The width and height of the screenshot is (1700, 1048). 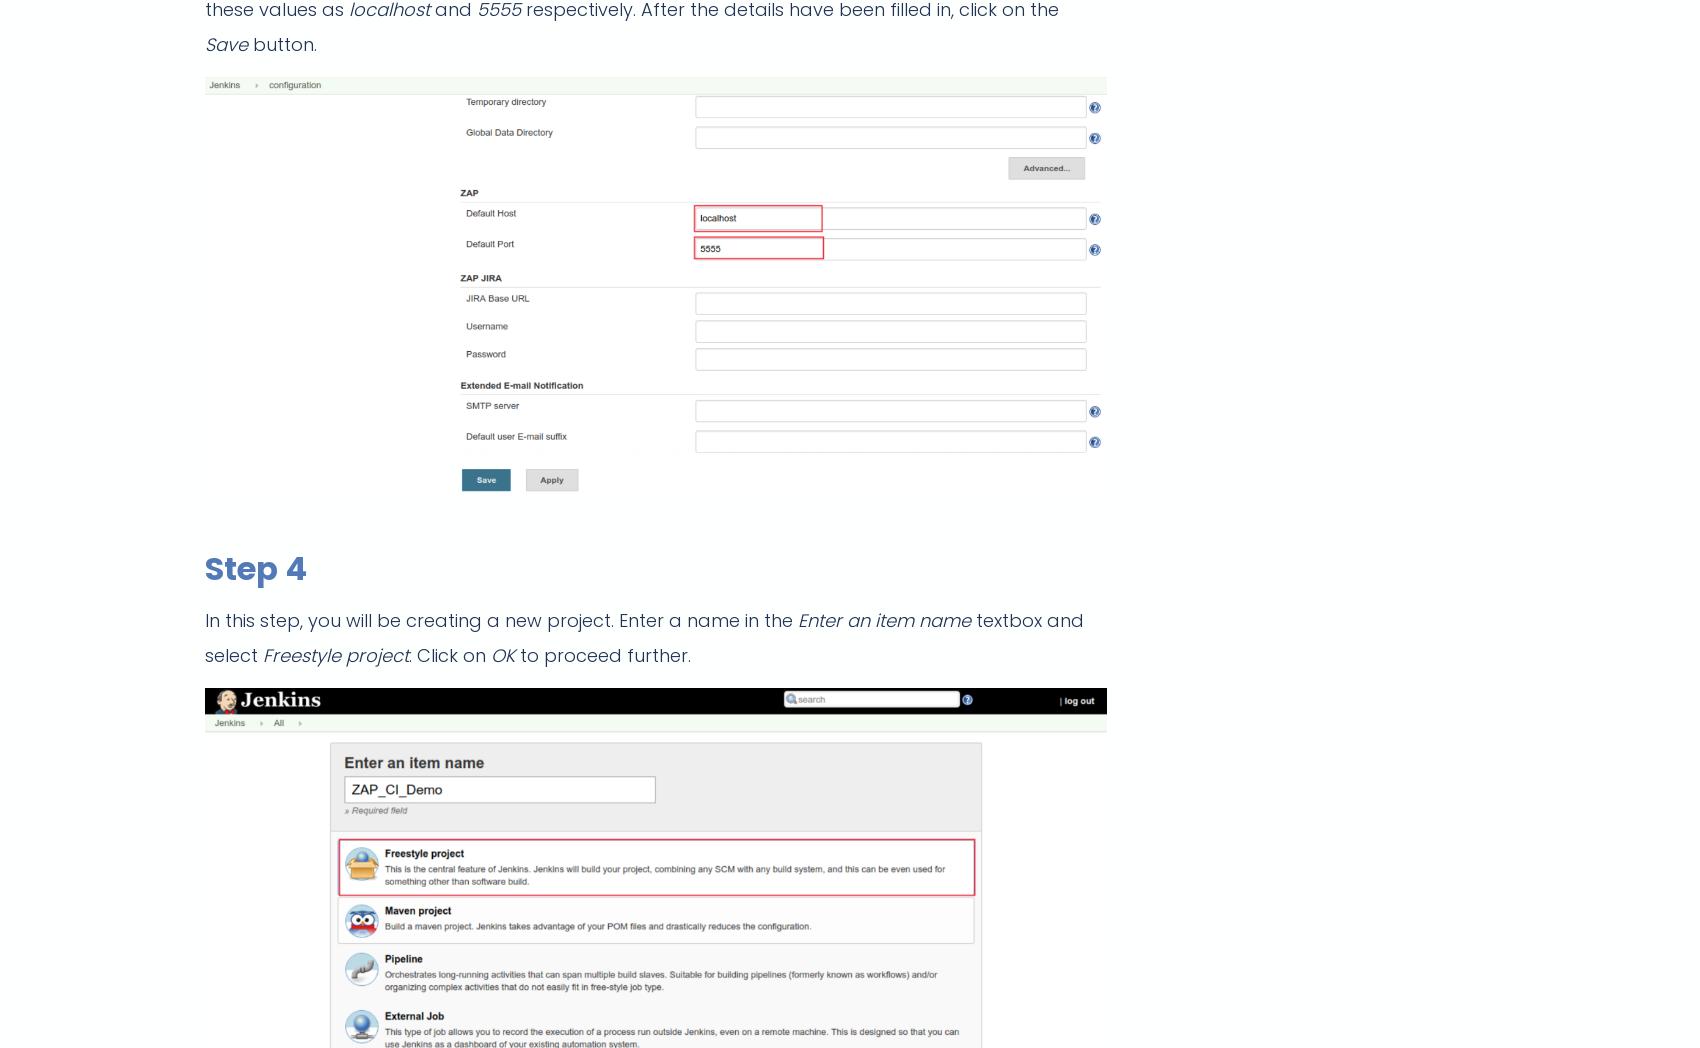 I want to click on 'Save', so click(x=204, y=43).